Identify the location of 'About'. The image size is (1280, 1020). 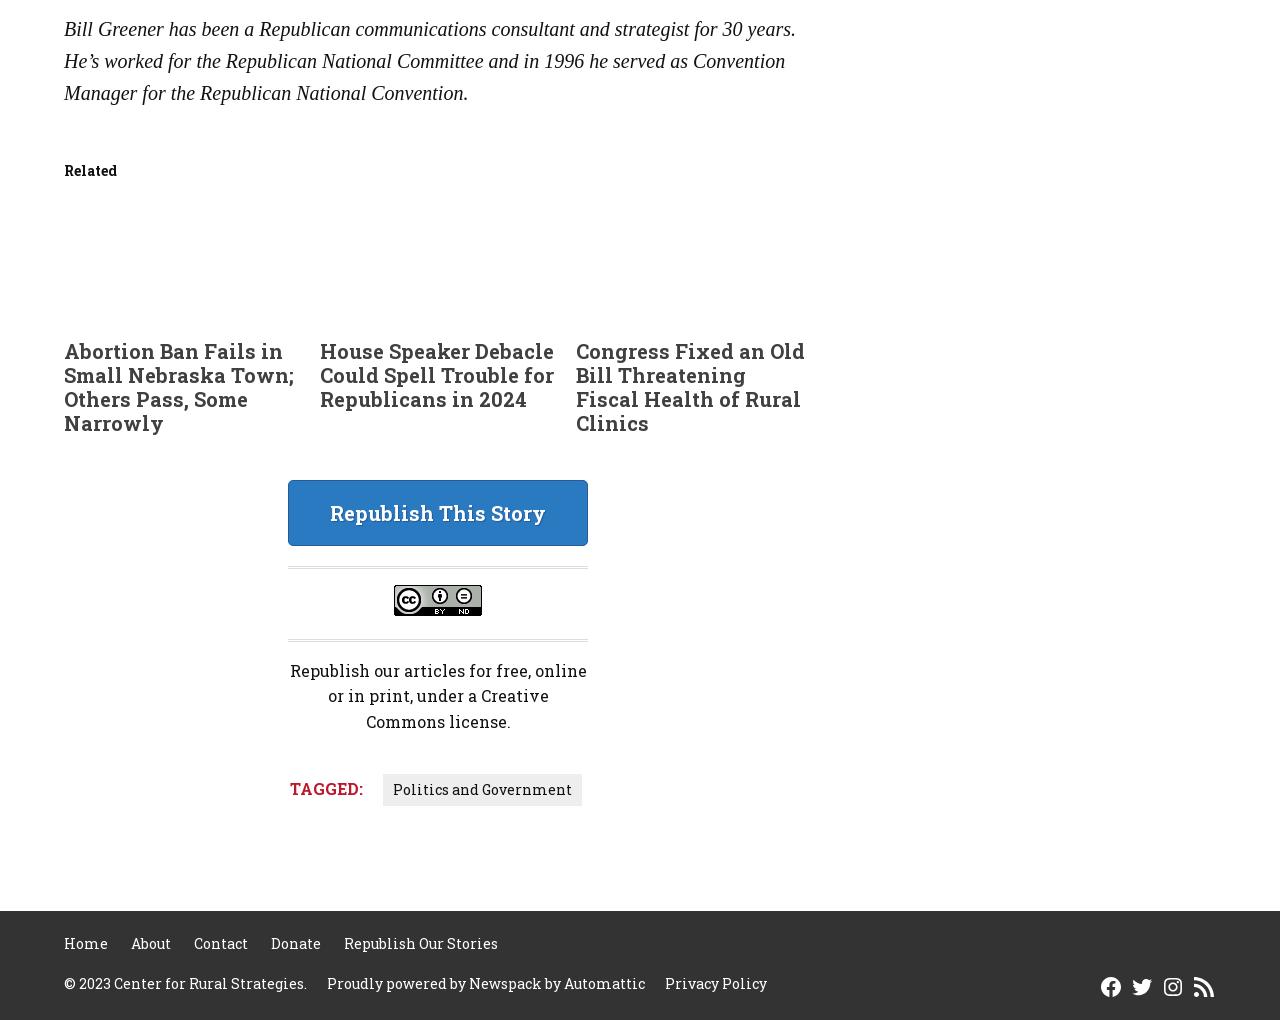
(150, 942).